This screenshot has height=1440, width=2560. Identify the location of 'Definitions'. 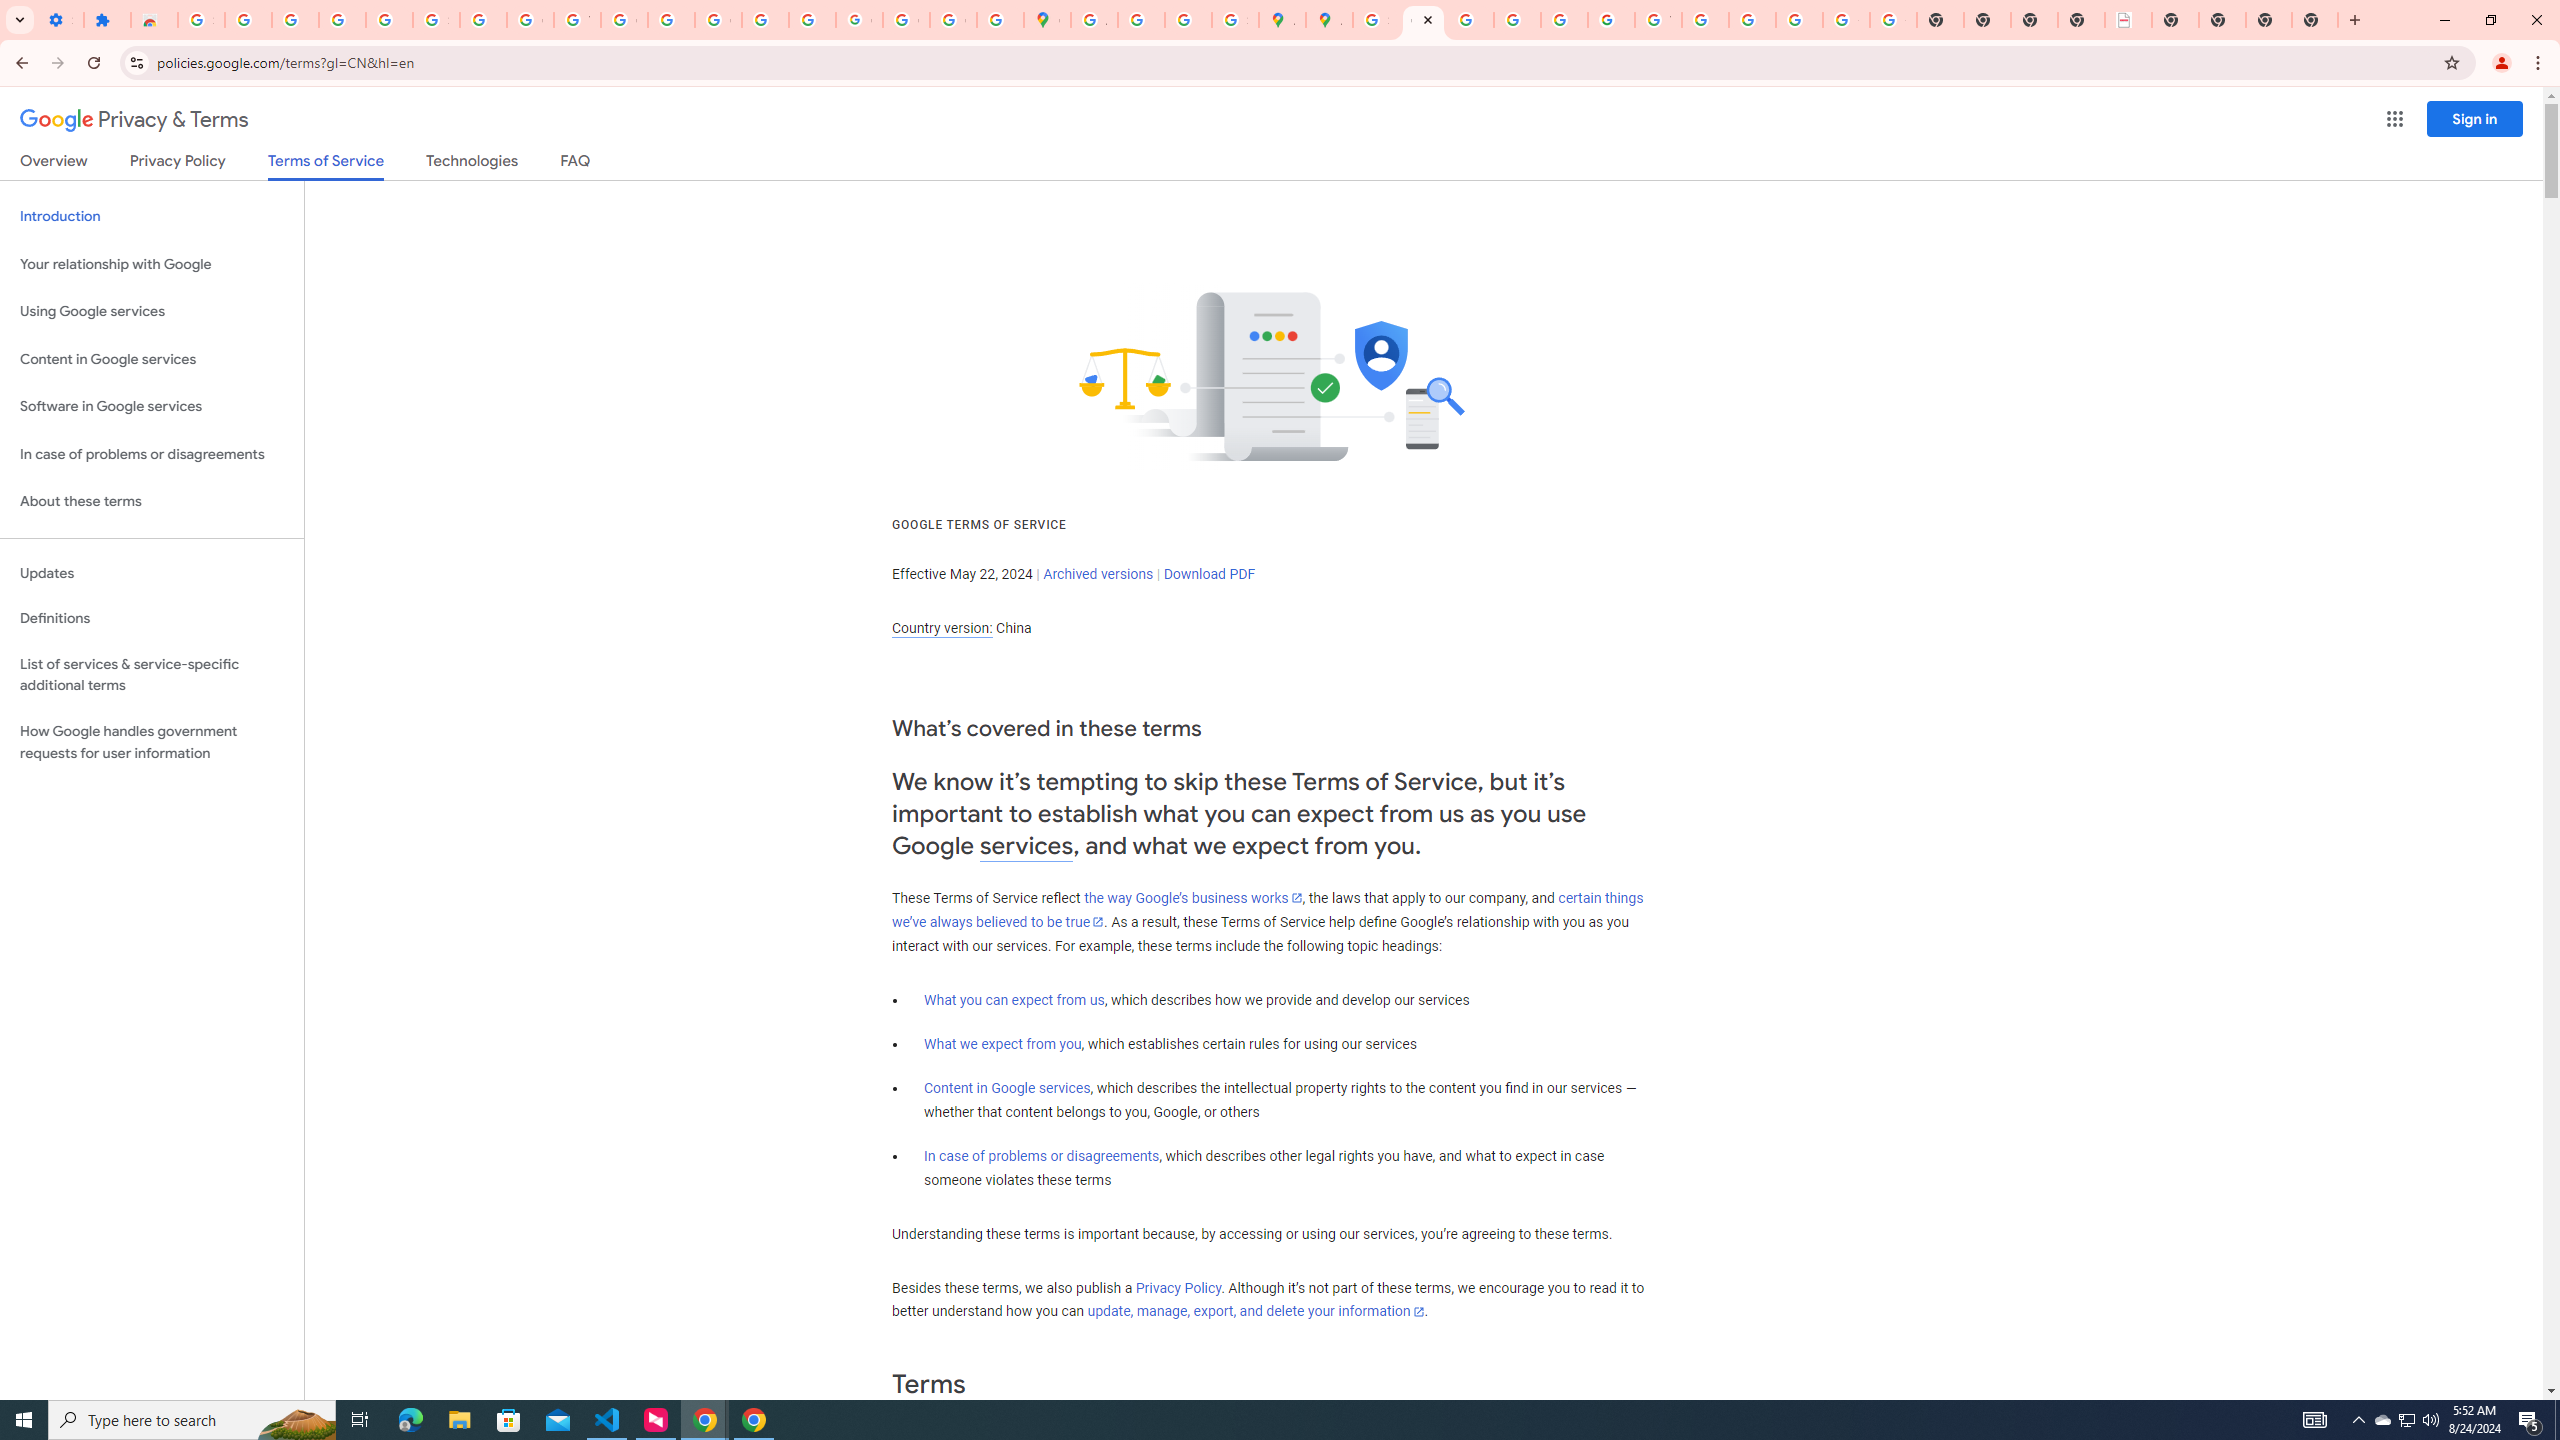
(151, 618).